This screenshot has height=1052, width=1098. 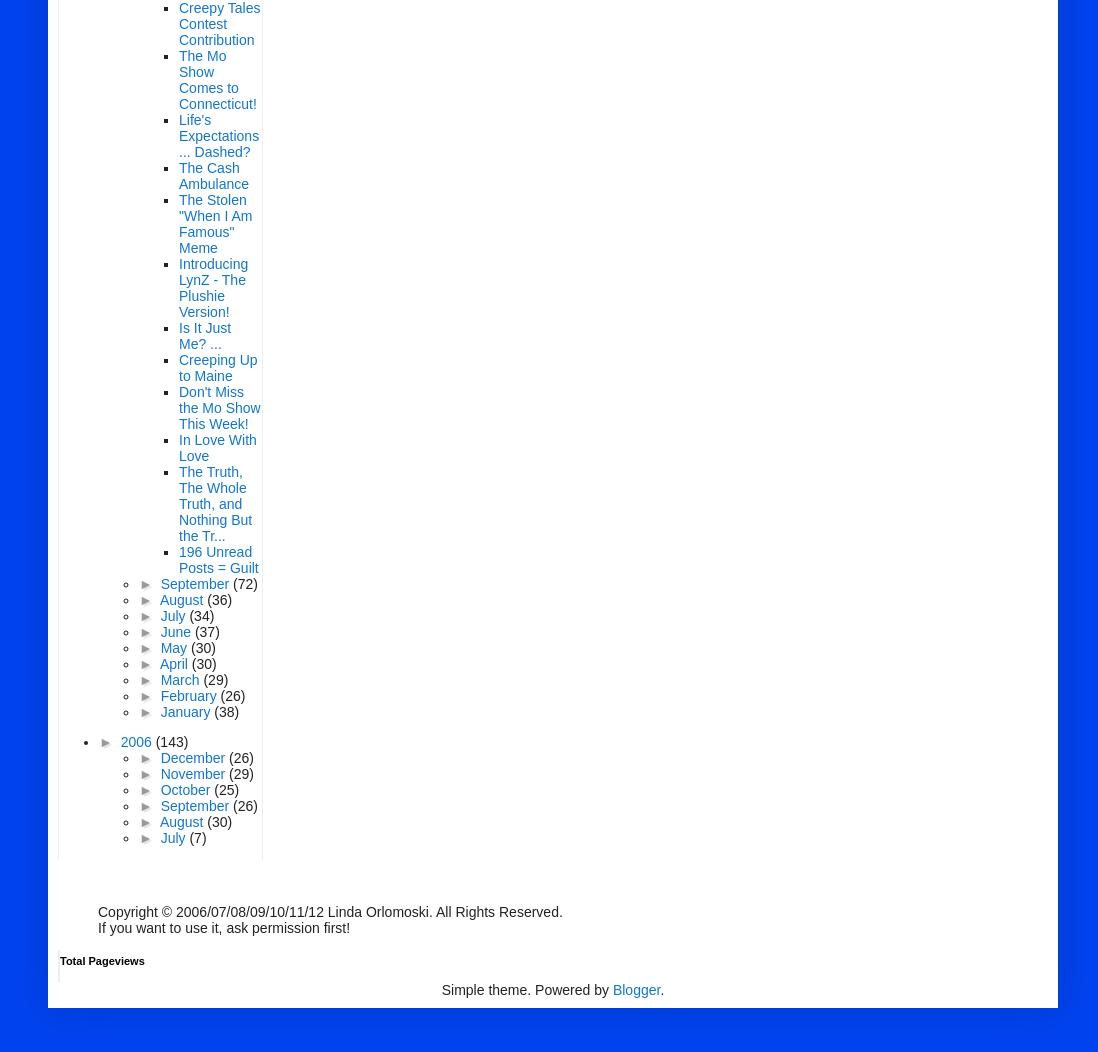 I want to click on 'November', so click(x=159, y=772).